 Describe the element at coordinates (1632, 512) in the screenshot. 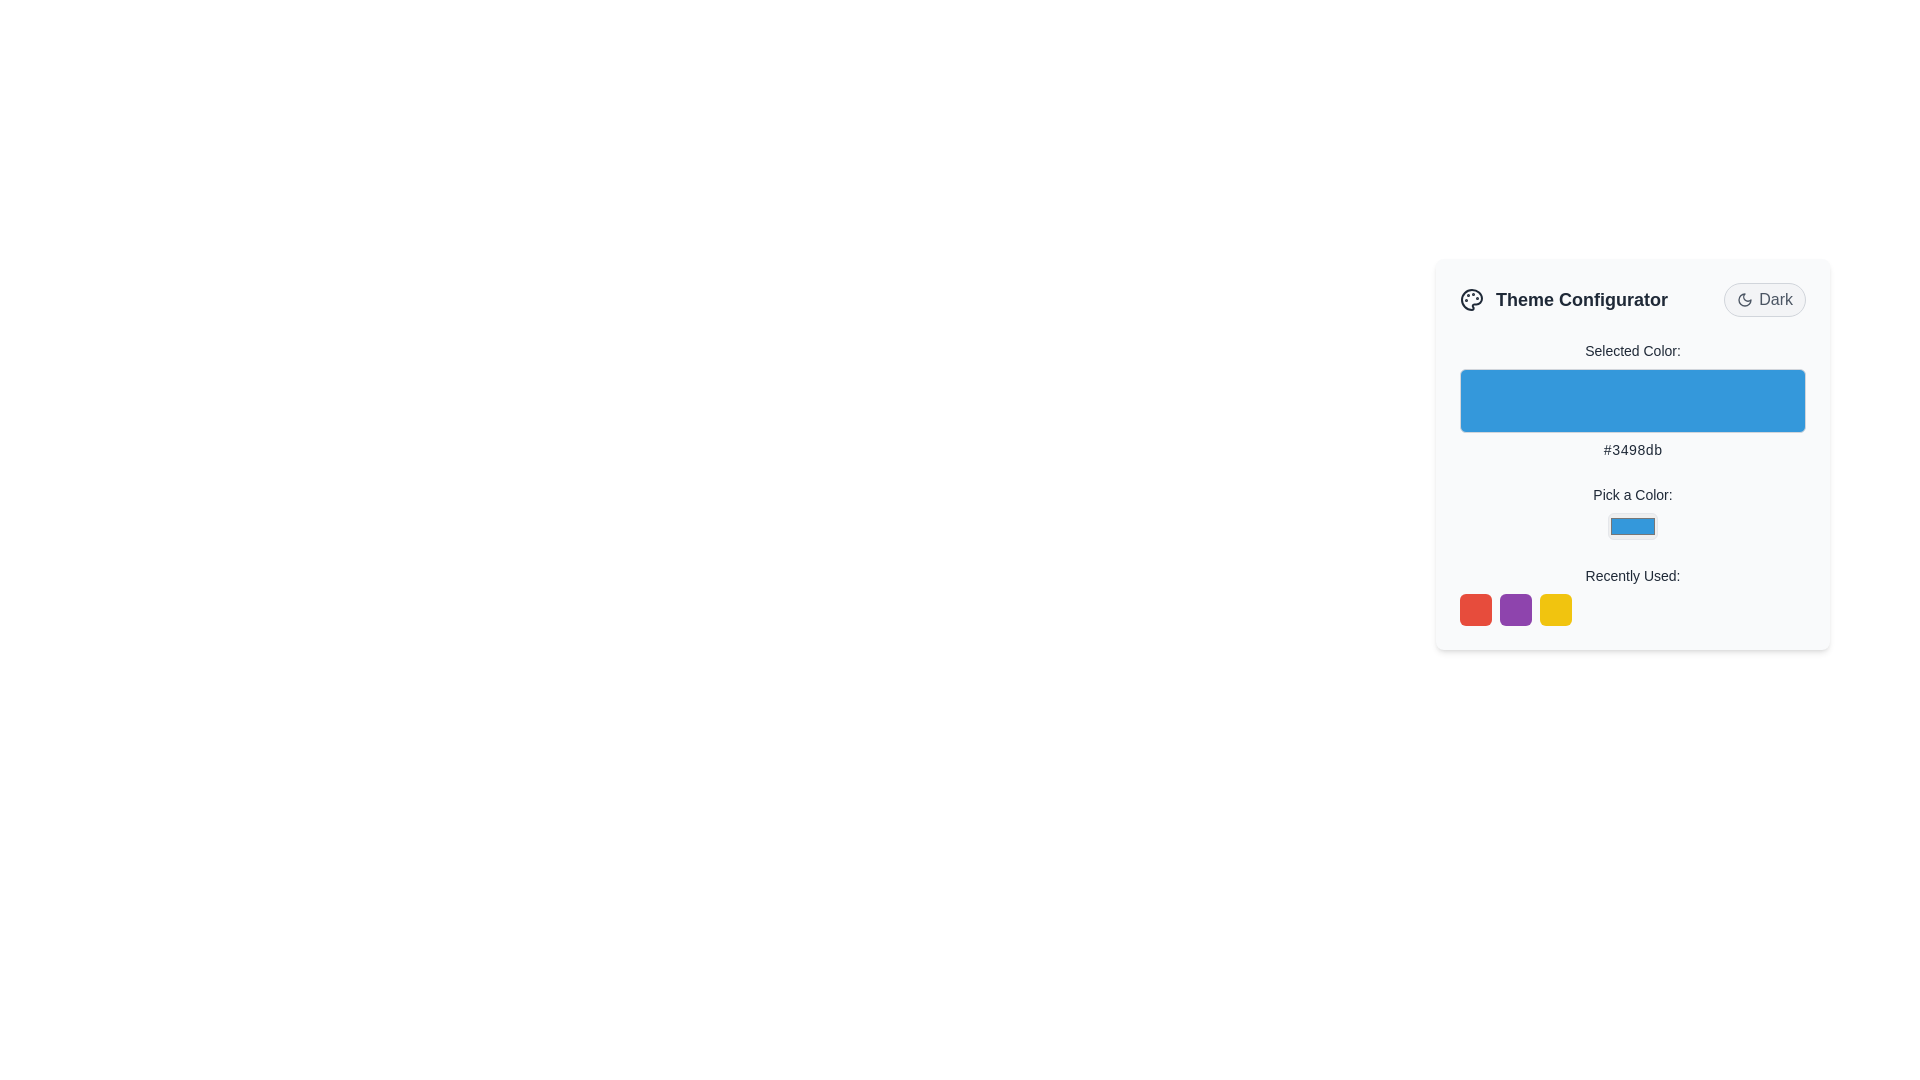

I see `instructions from the text label that guides the user on how to select a color in the Theme Configurator section, positioned above the color picker input` at that location.